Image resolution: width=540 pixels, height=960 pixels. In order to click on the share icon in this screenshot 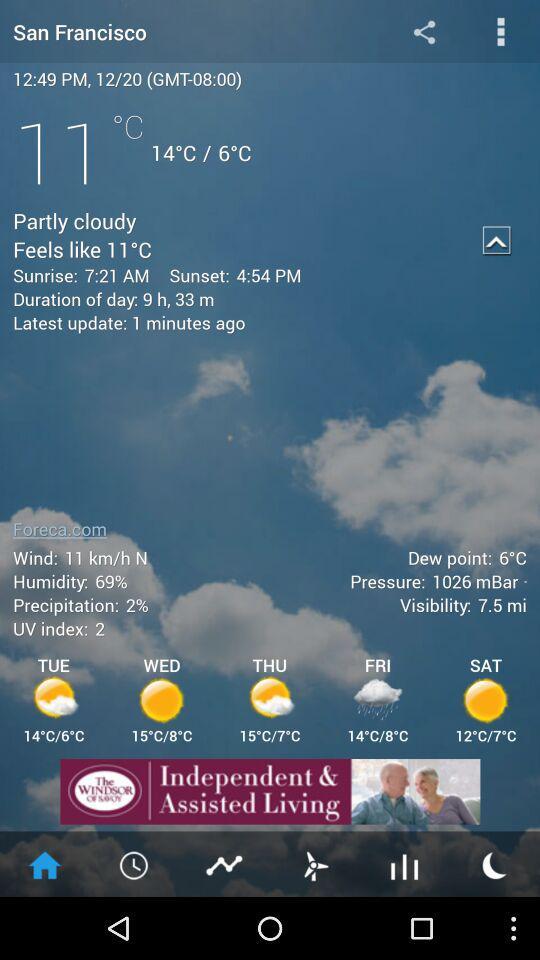, I will do `click(423, 33)`.